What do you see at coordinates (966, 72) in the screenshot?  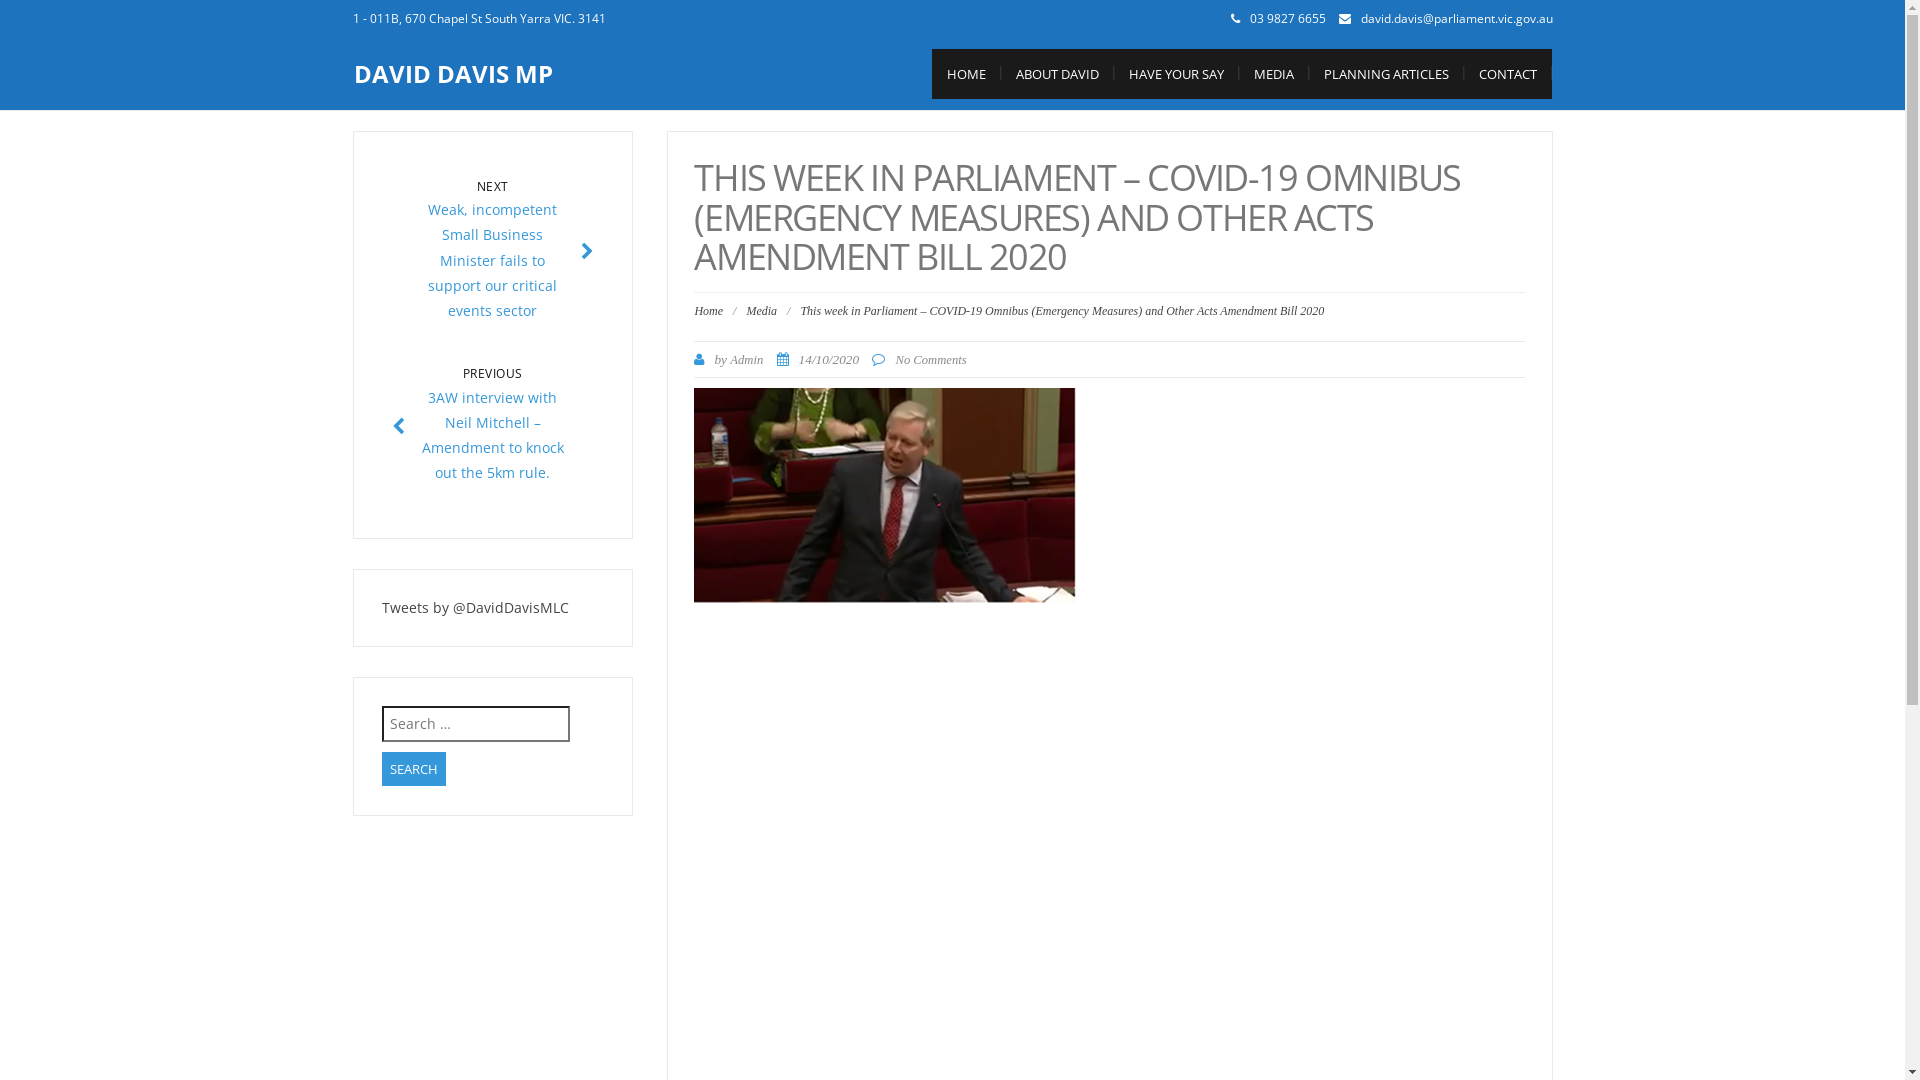 I see `'HOME'` at bounding box center [966, 72].